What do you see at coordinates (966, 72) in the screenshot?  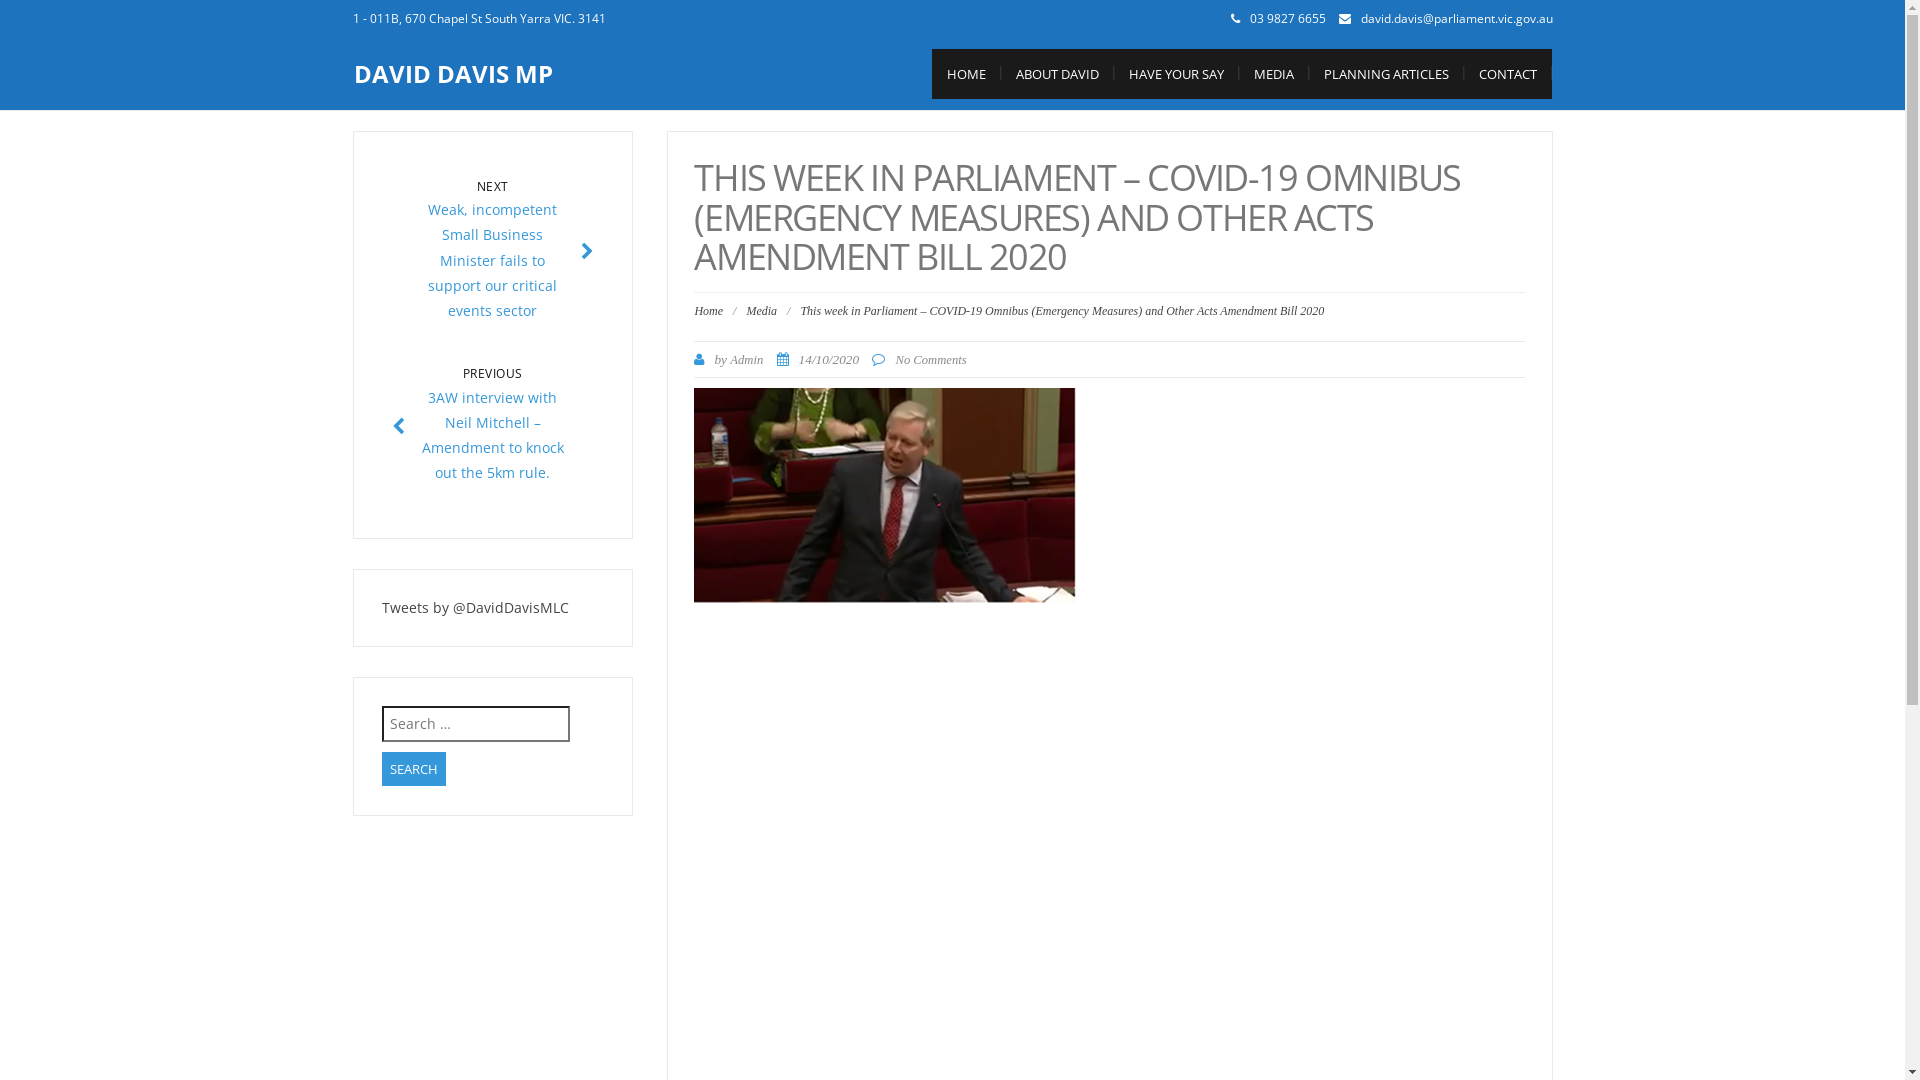 I see `'HOME'` at bounding box center [966, 72].